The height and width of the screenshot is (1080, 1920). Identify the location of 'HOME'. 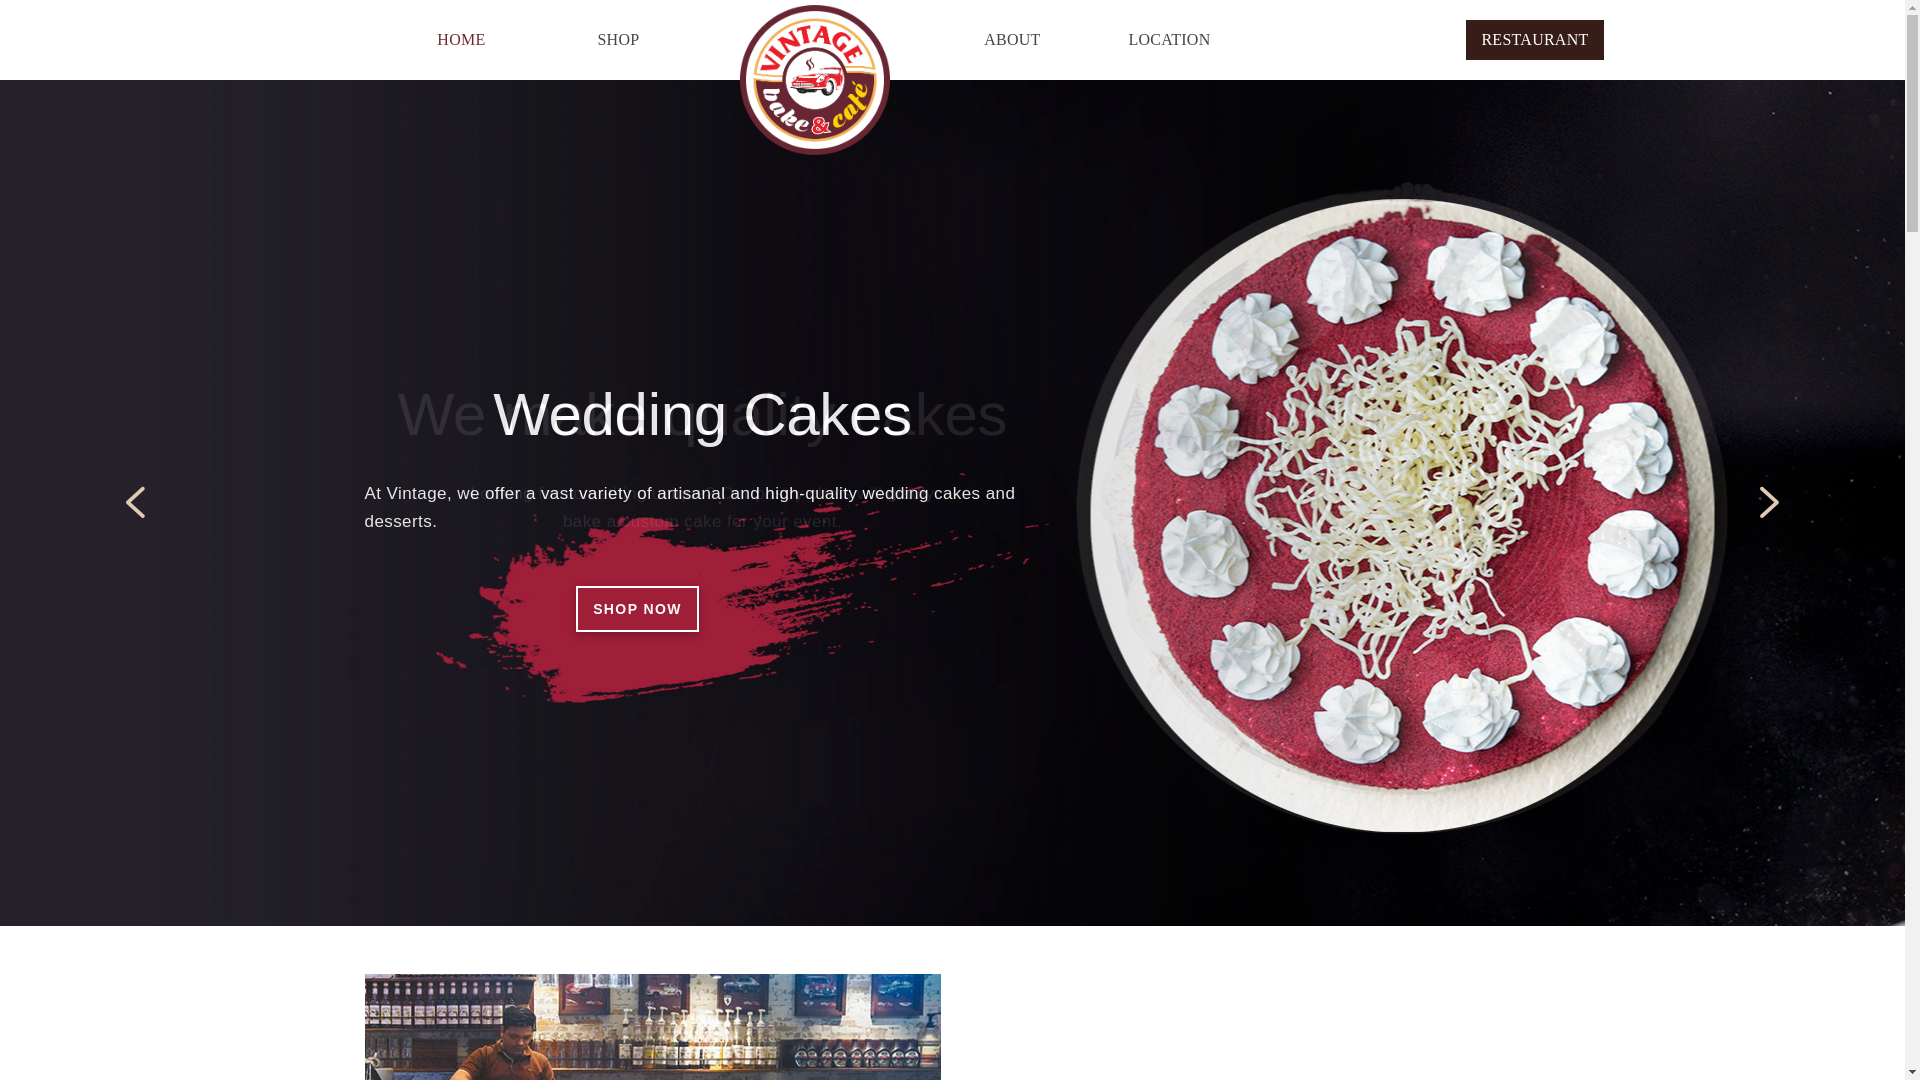
(435, 39).